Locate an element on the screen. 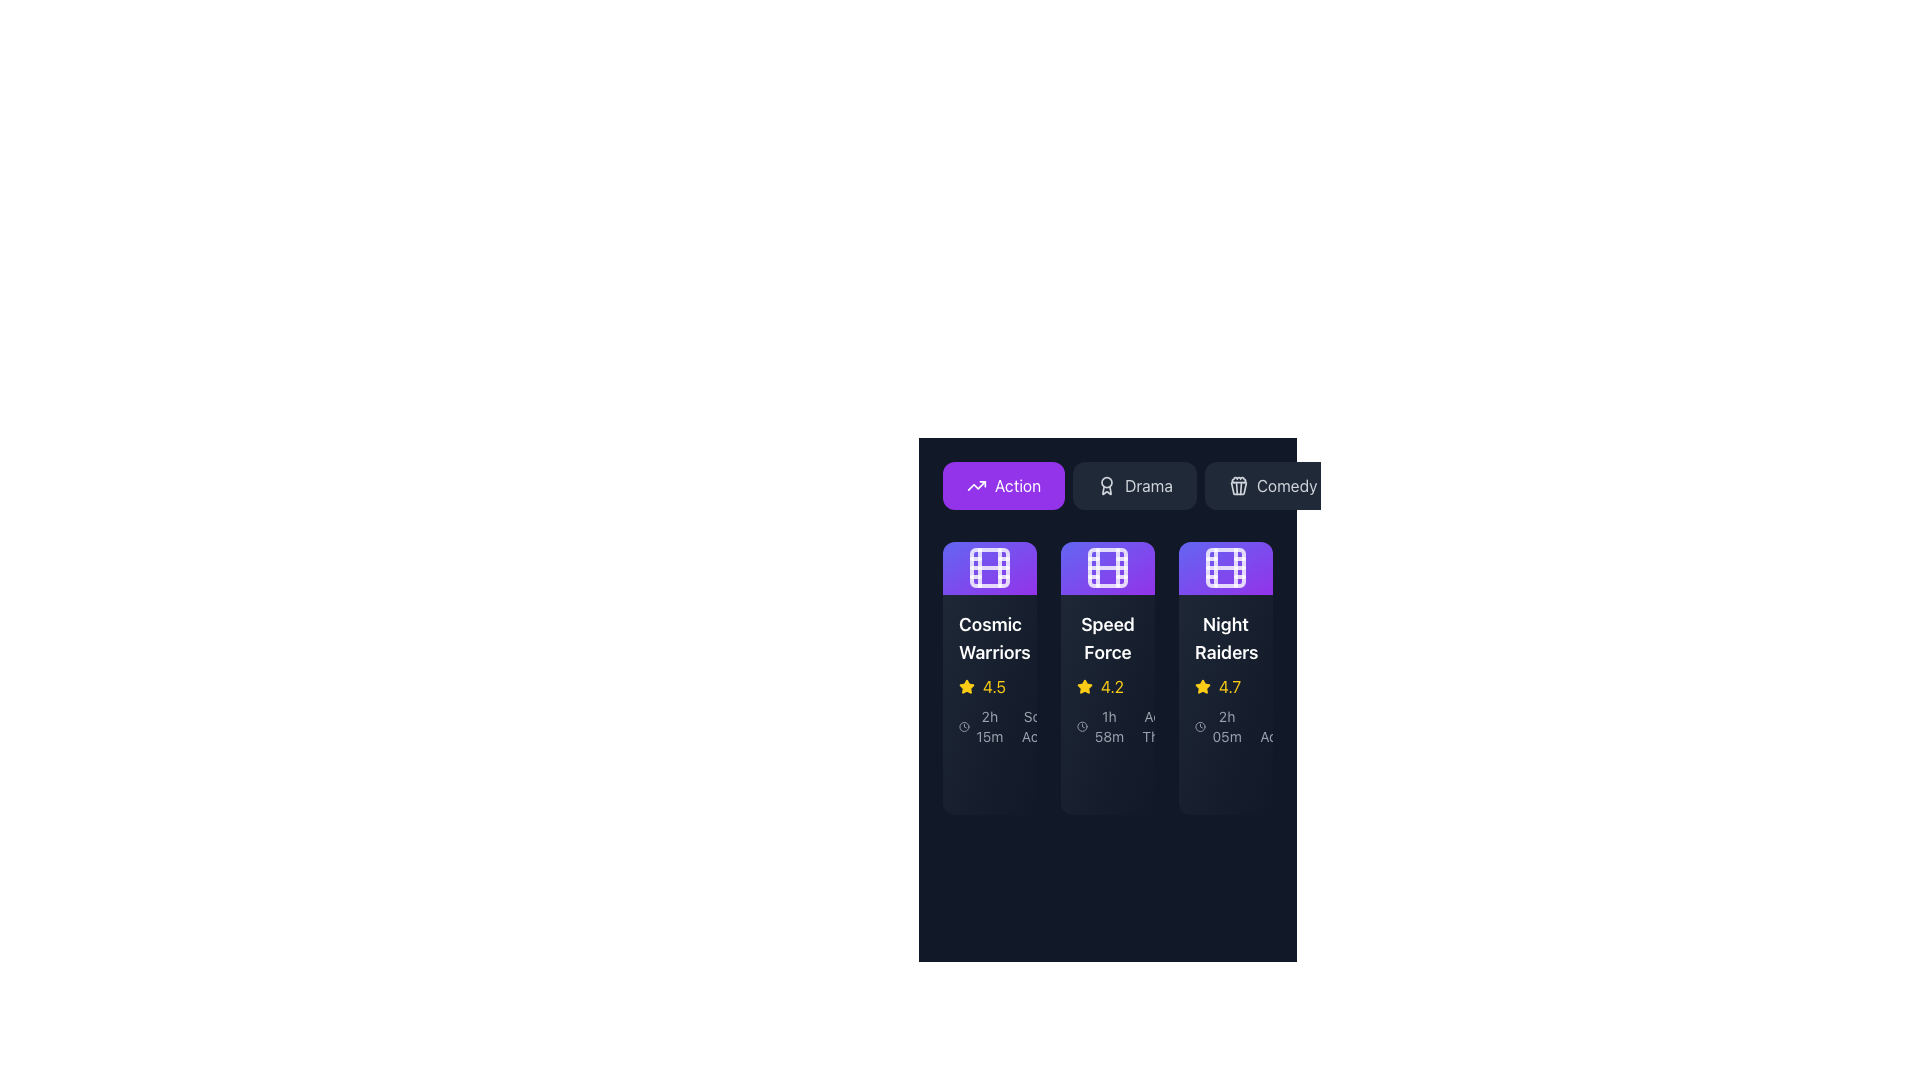  the 'Drama' category selector button, which is the second button in a row of three, positioned centrally above movie cards is located at coordinates (1134, 486).